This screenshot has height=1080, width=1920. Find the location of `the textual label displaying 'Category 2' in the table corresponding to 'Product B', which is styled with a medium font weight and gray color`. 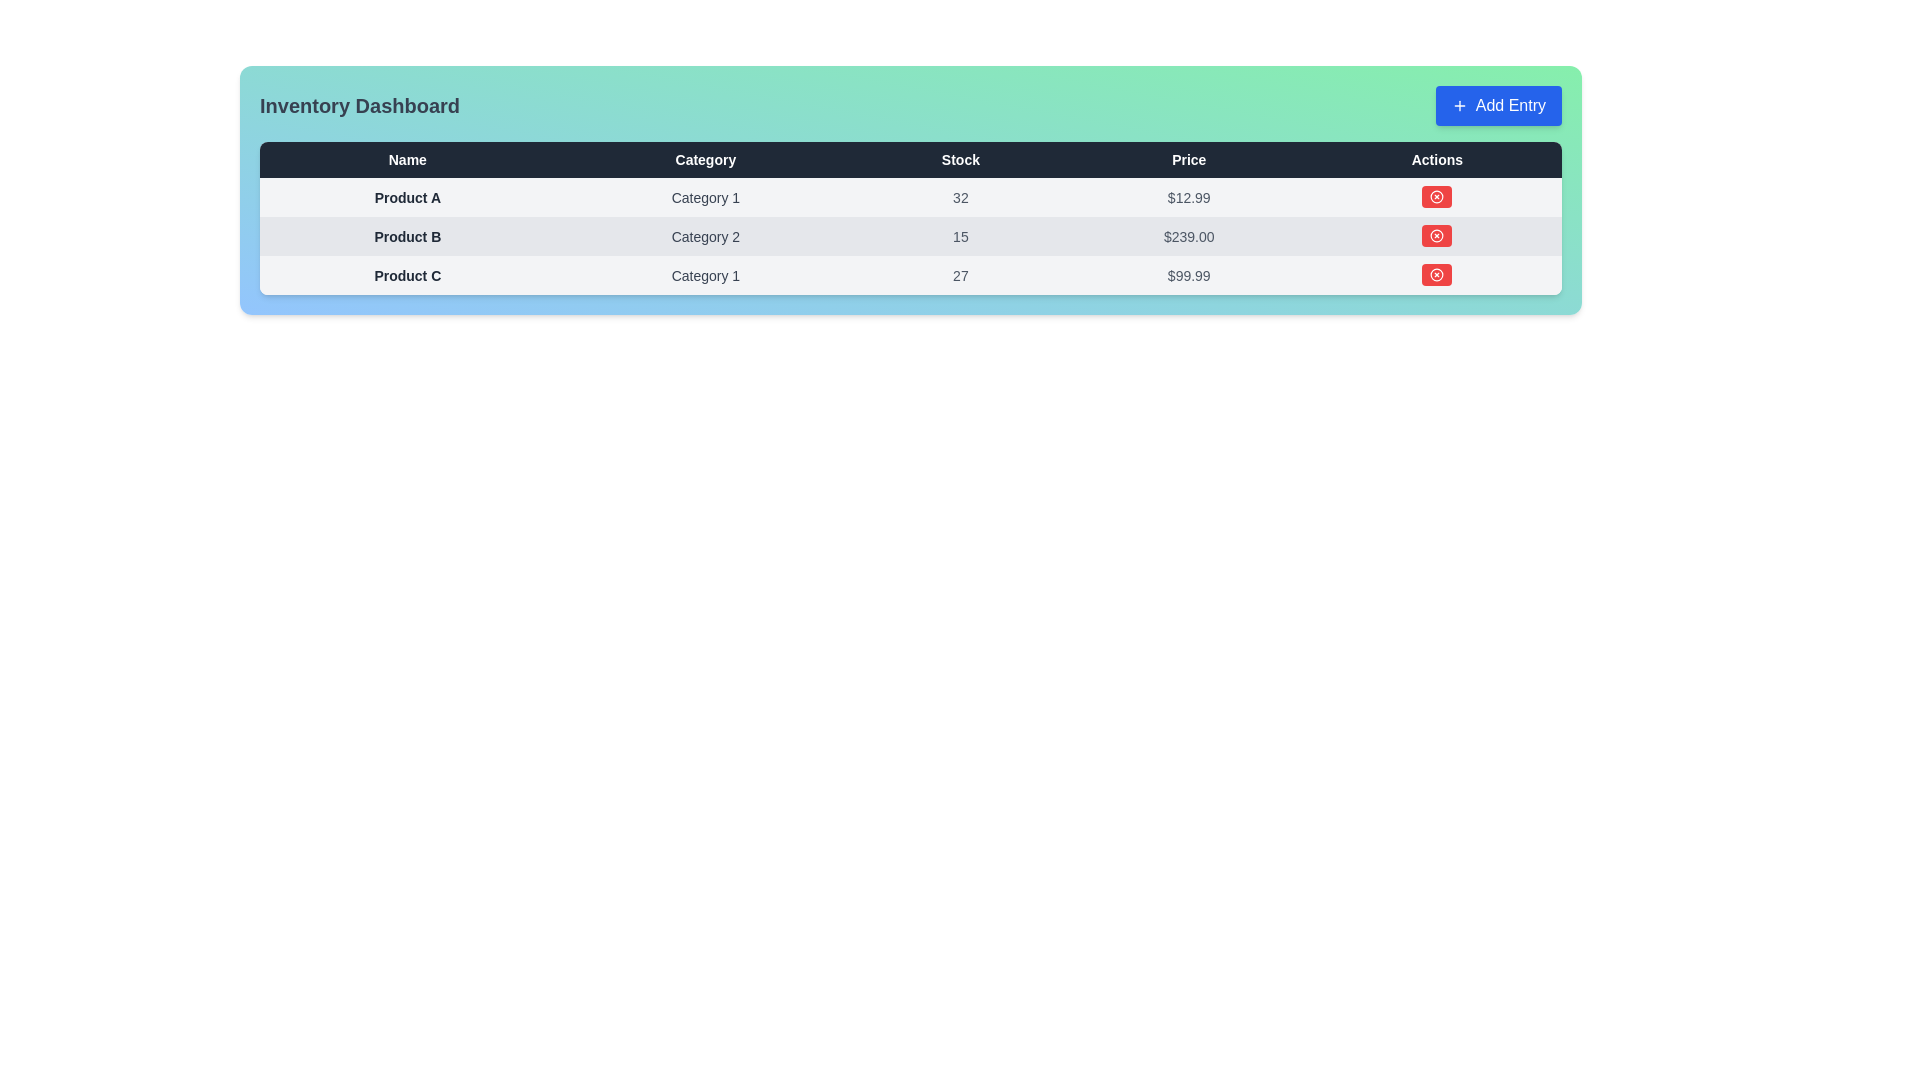

the textual label displaying 'Category 2' in the table corresponding to 'Product B', which is styled with a medium font weight and gray color is located at coordinates (705, 235).